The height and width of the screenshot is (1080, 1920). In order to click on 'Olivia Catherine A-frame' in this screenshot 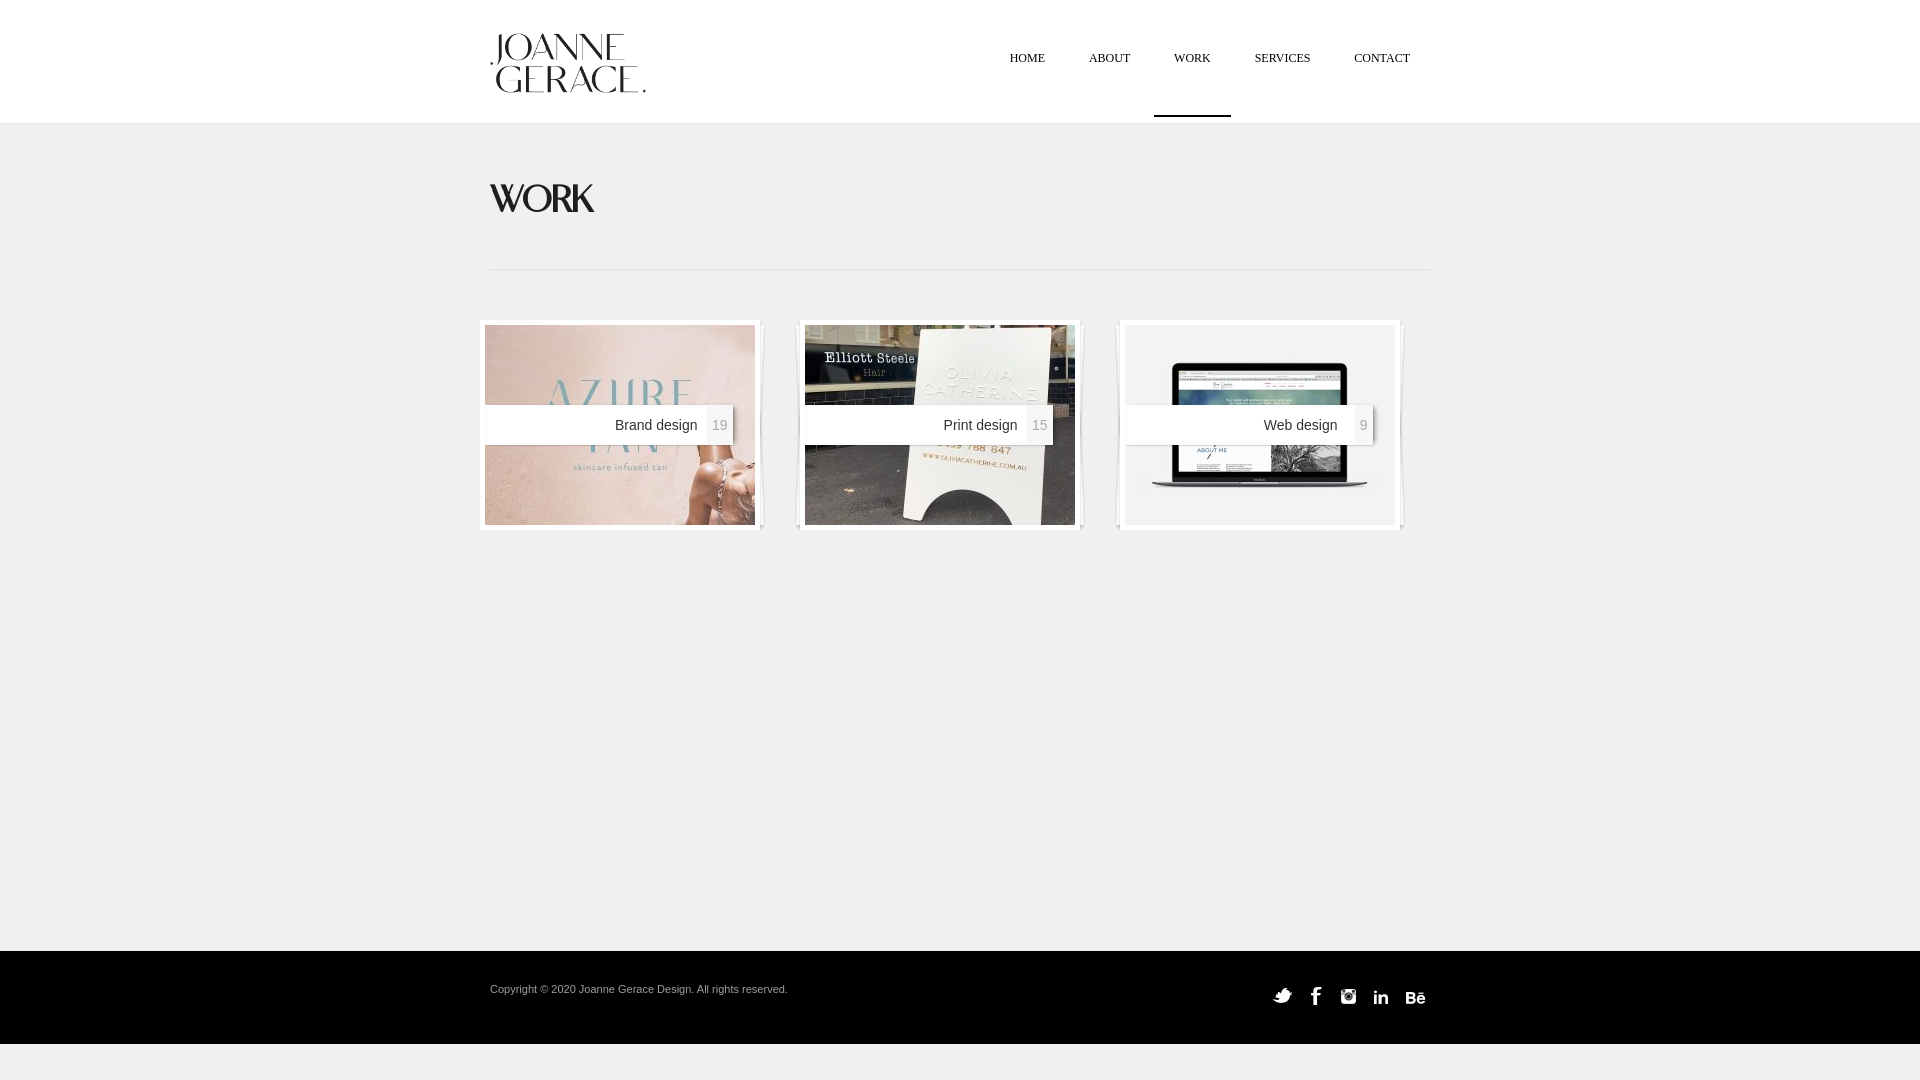, I will do `click(939, 423)`.